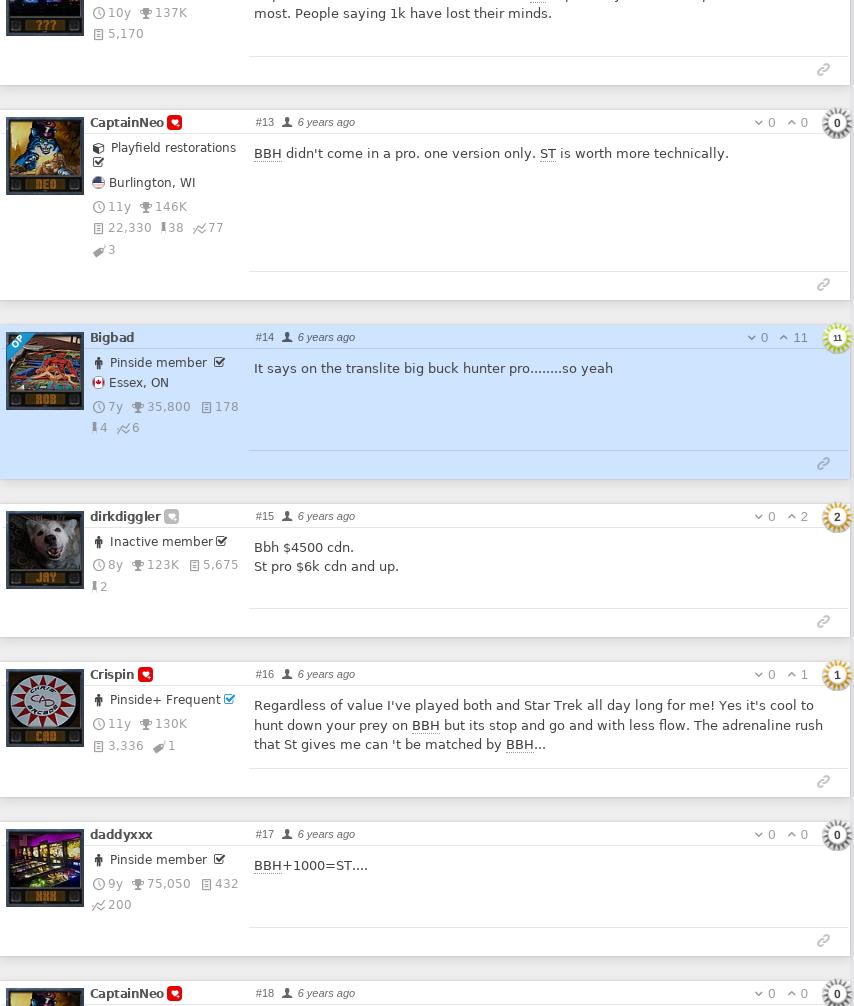 The image size is (854, 1006). Describe the element at coordinates (16, 340) in the screenshot. I see `'OP'` at that location.